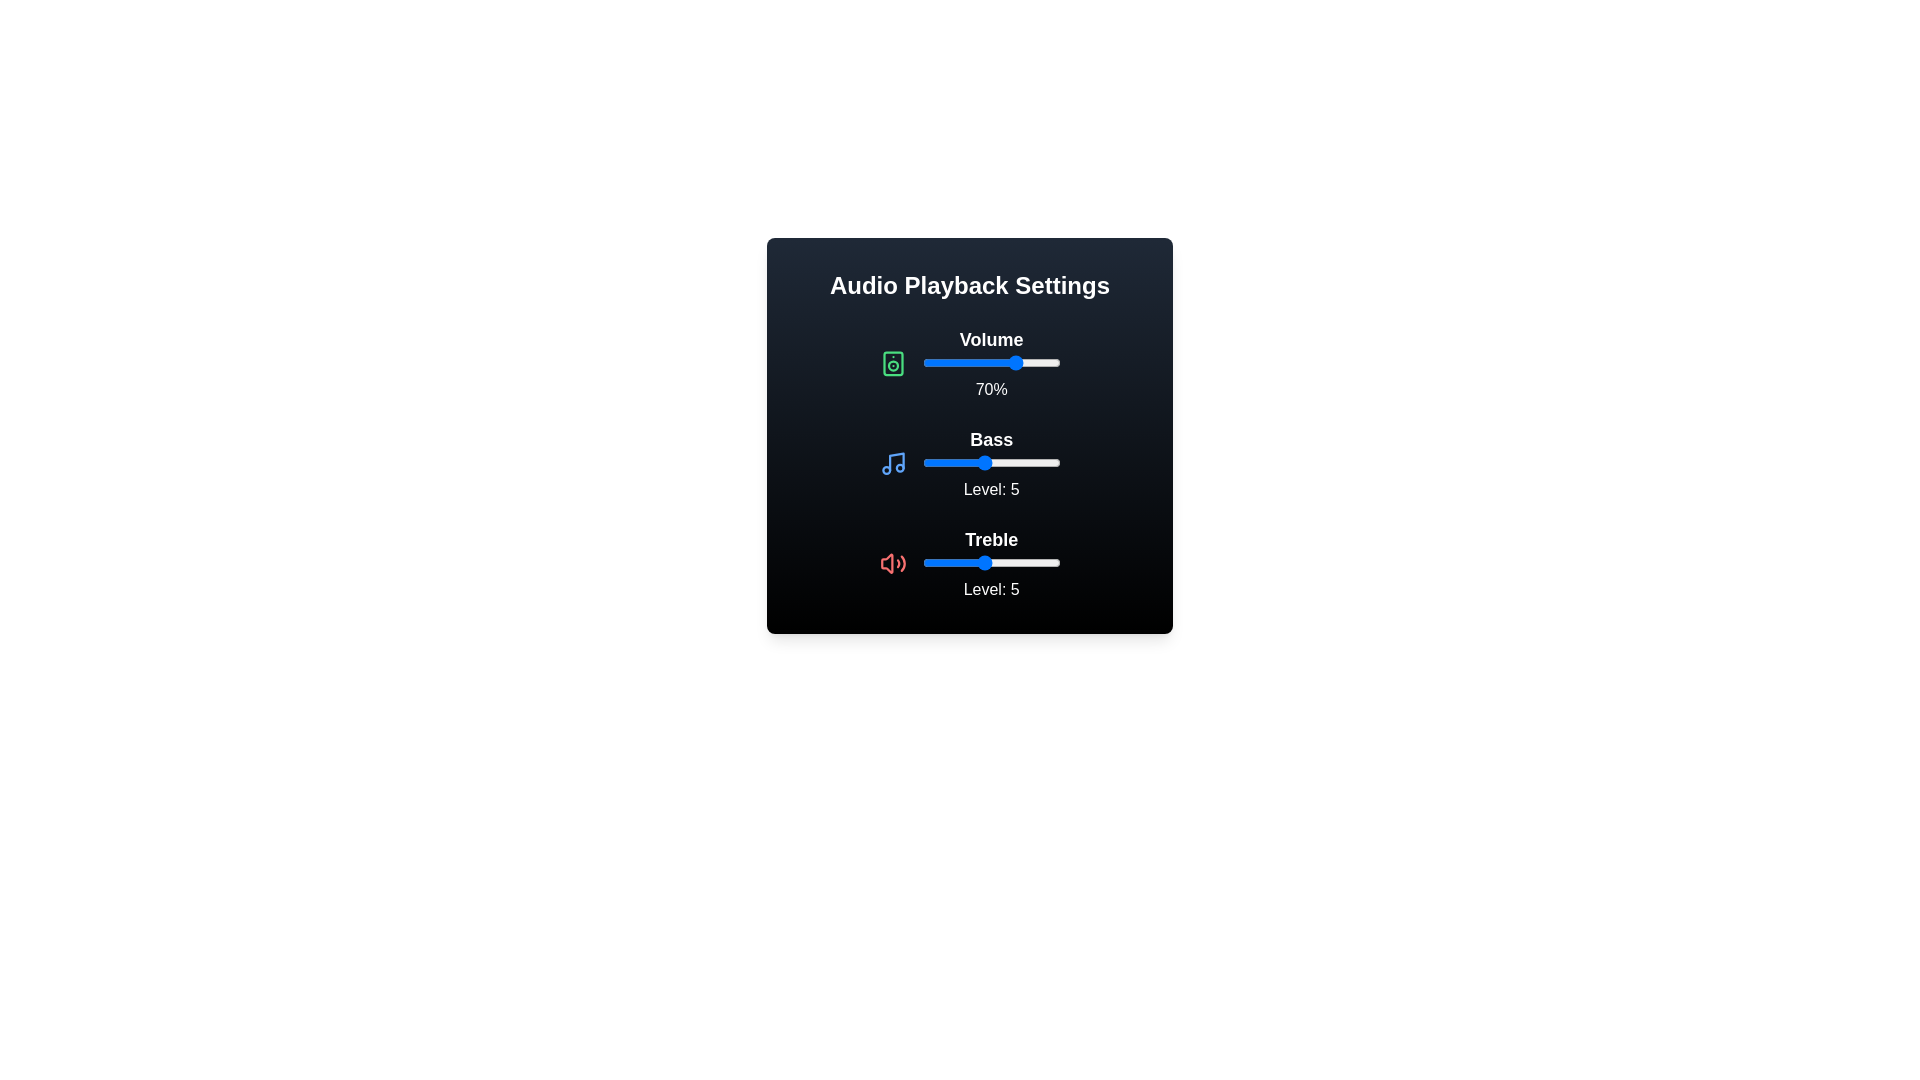 Image resolution: width=1920 pixels, height=1080 pixels. What do you see at coordinates (937, 462) in the screenshot?
I see `bass level` at bounding box center [937, 462].